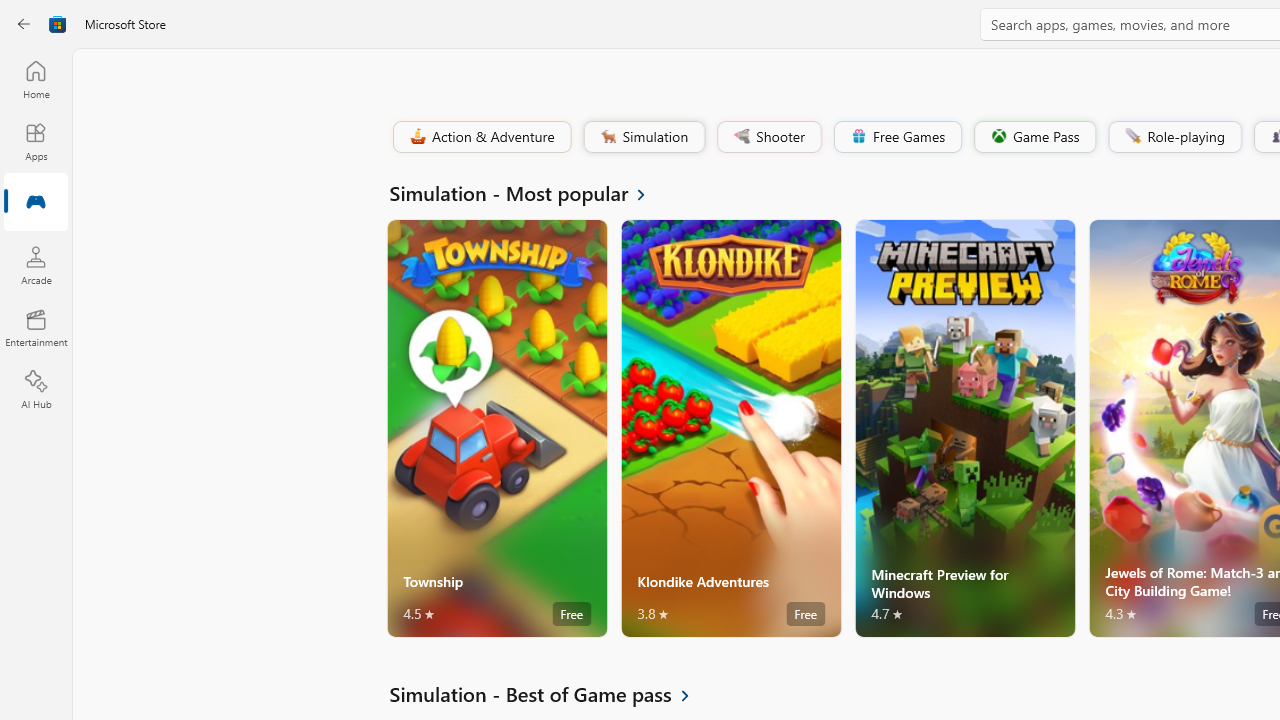  What do you see at coordinates (35, 264) in the screenshot?
I see `'Arcade'` at bounding box center [35, 264].